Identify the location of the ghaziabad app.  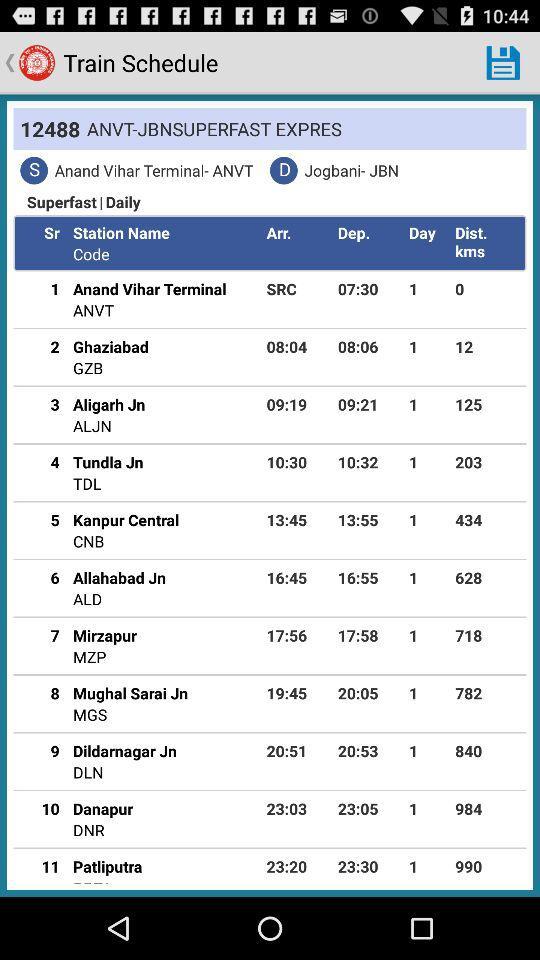
(111, 346).